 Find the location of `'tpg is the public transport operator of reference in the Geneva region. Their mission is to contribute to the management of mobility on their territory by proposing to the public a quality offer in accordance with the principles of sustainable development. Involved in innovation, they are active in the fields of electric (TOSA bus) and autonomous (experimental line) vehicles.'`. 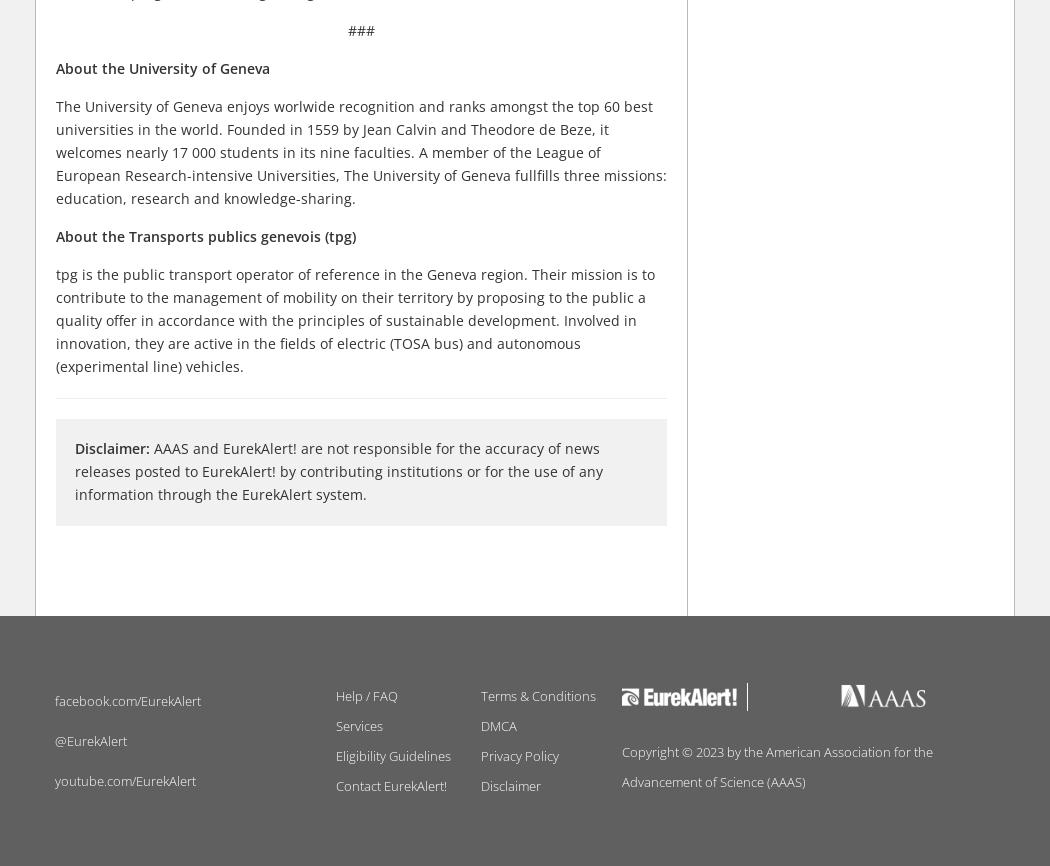

'tpg is the public transport operator of reference in the Geneva region. Their mission is to contribute to the management of mobility on their territory by proposing to the public a quality offer in accordance with the principles of sustainable development. Involved in innovation, they are active in the fields of electric (TOSA bus) and autonomous (experimental line) vehicles.' is located at coordinates (354, 318).